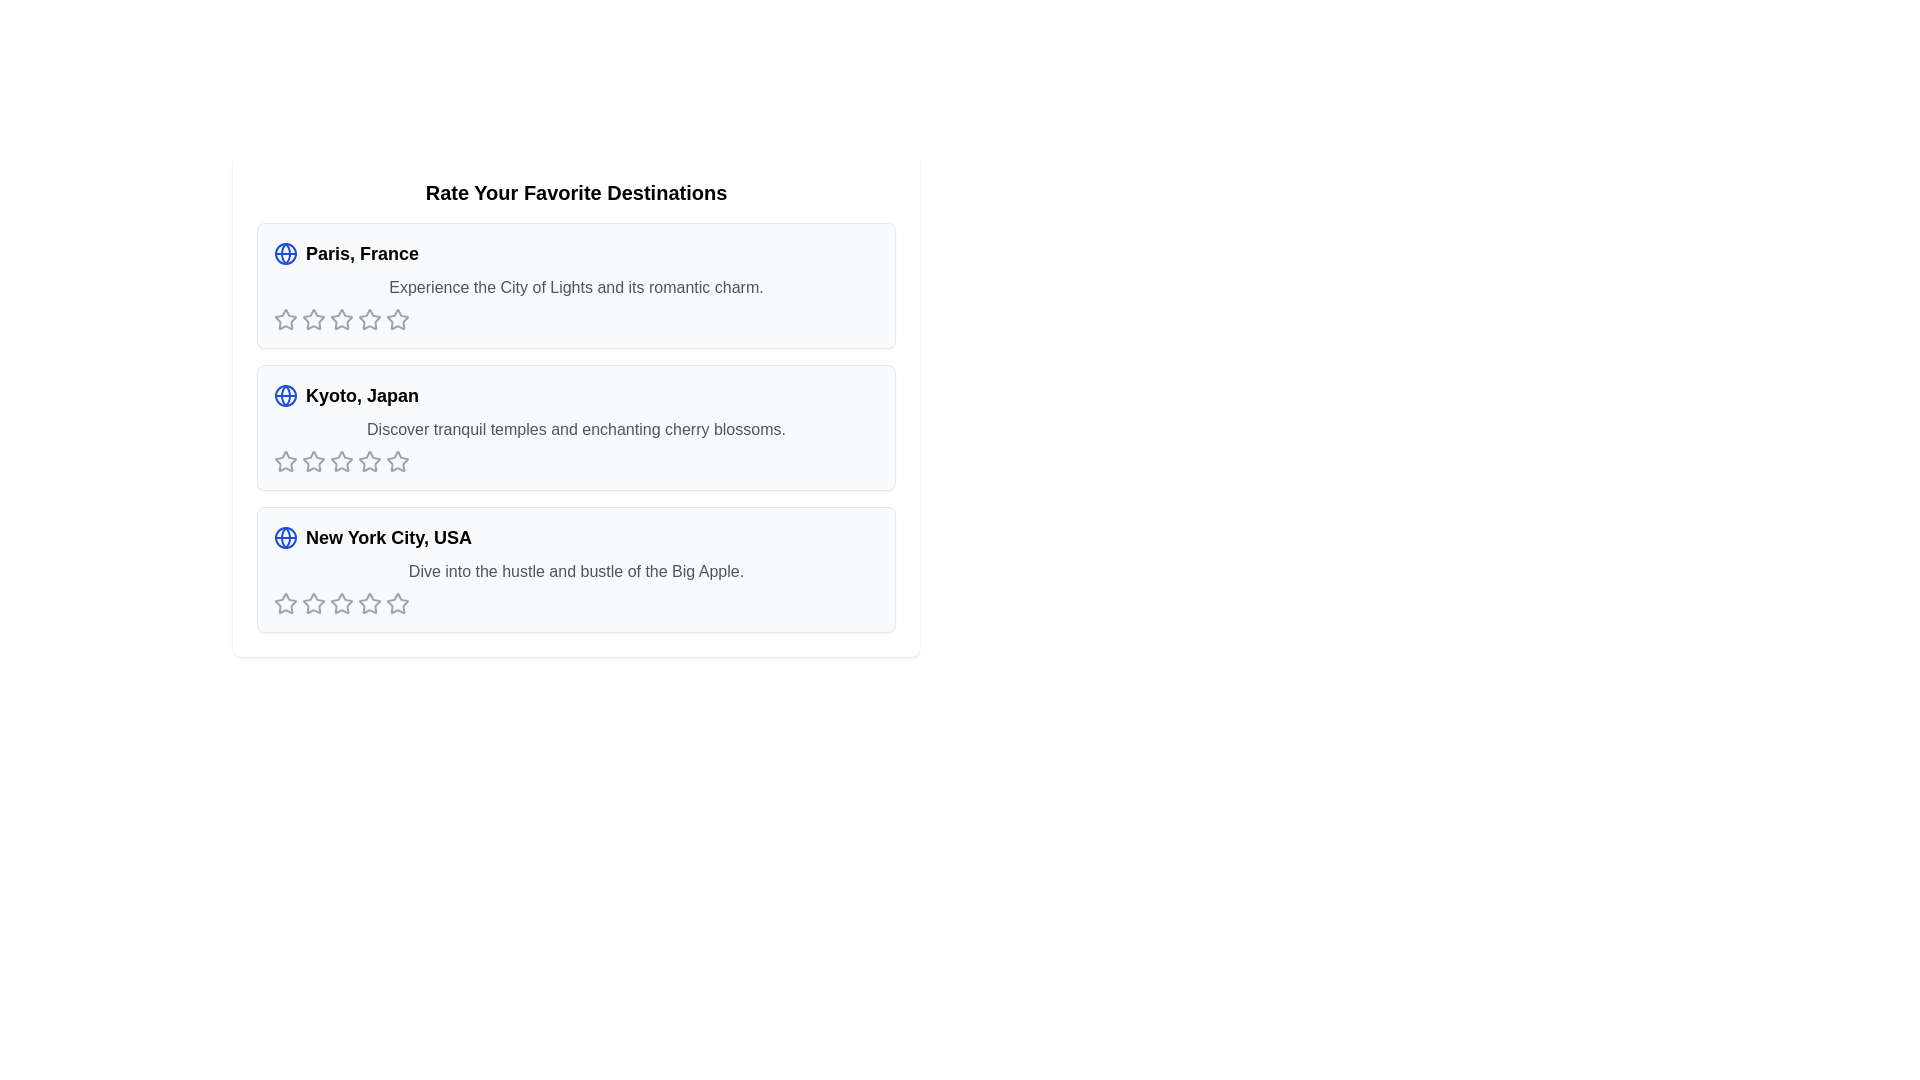  I want to click on the fifth rating star icon, which is a star-shaped icon outlined in gray, located below the text 'Dive into the hustle and bustle of the Big Apple' in the 'New York City, USA' section to assign a rating, so click(398, 603).